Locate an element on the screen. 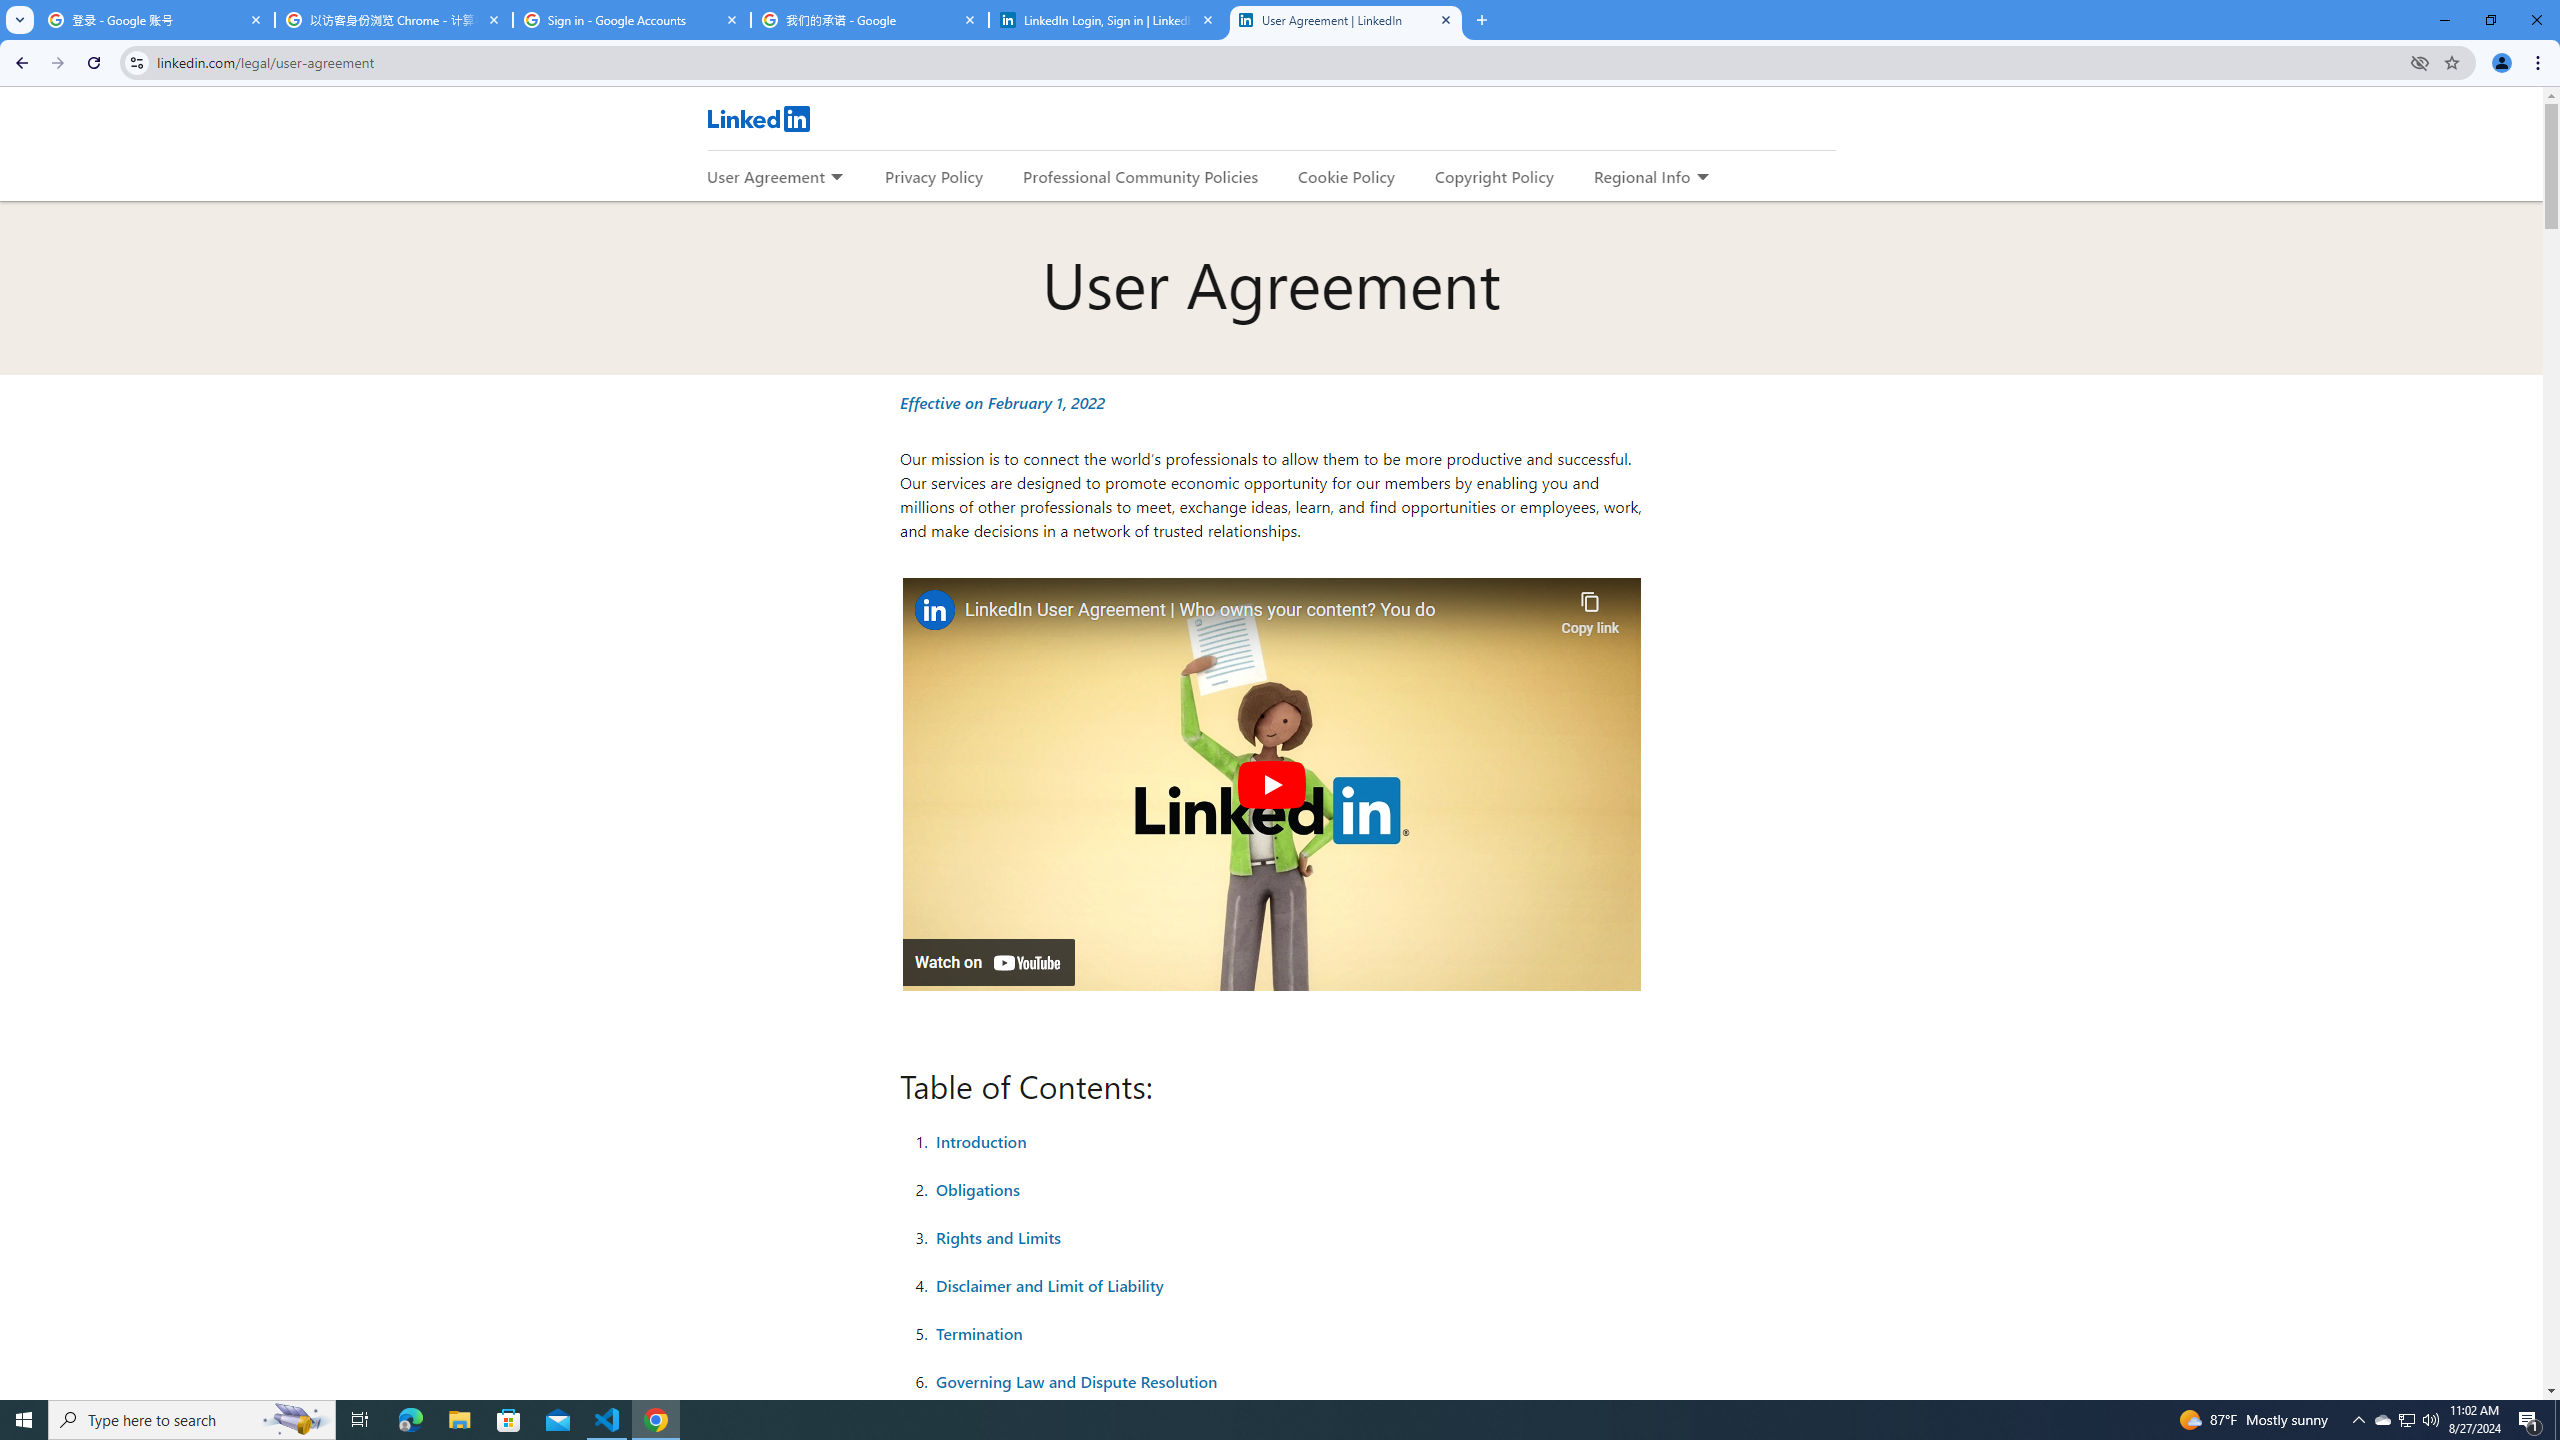 The height and width of the screenshot is (1440, 2560). 'User Agreement' is located at coordinates (765, 176).